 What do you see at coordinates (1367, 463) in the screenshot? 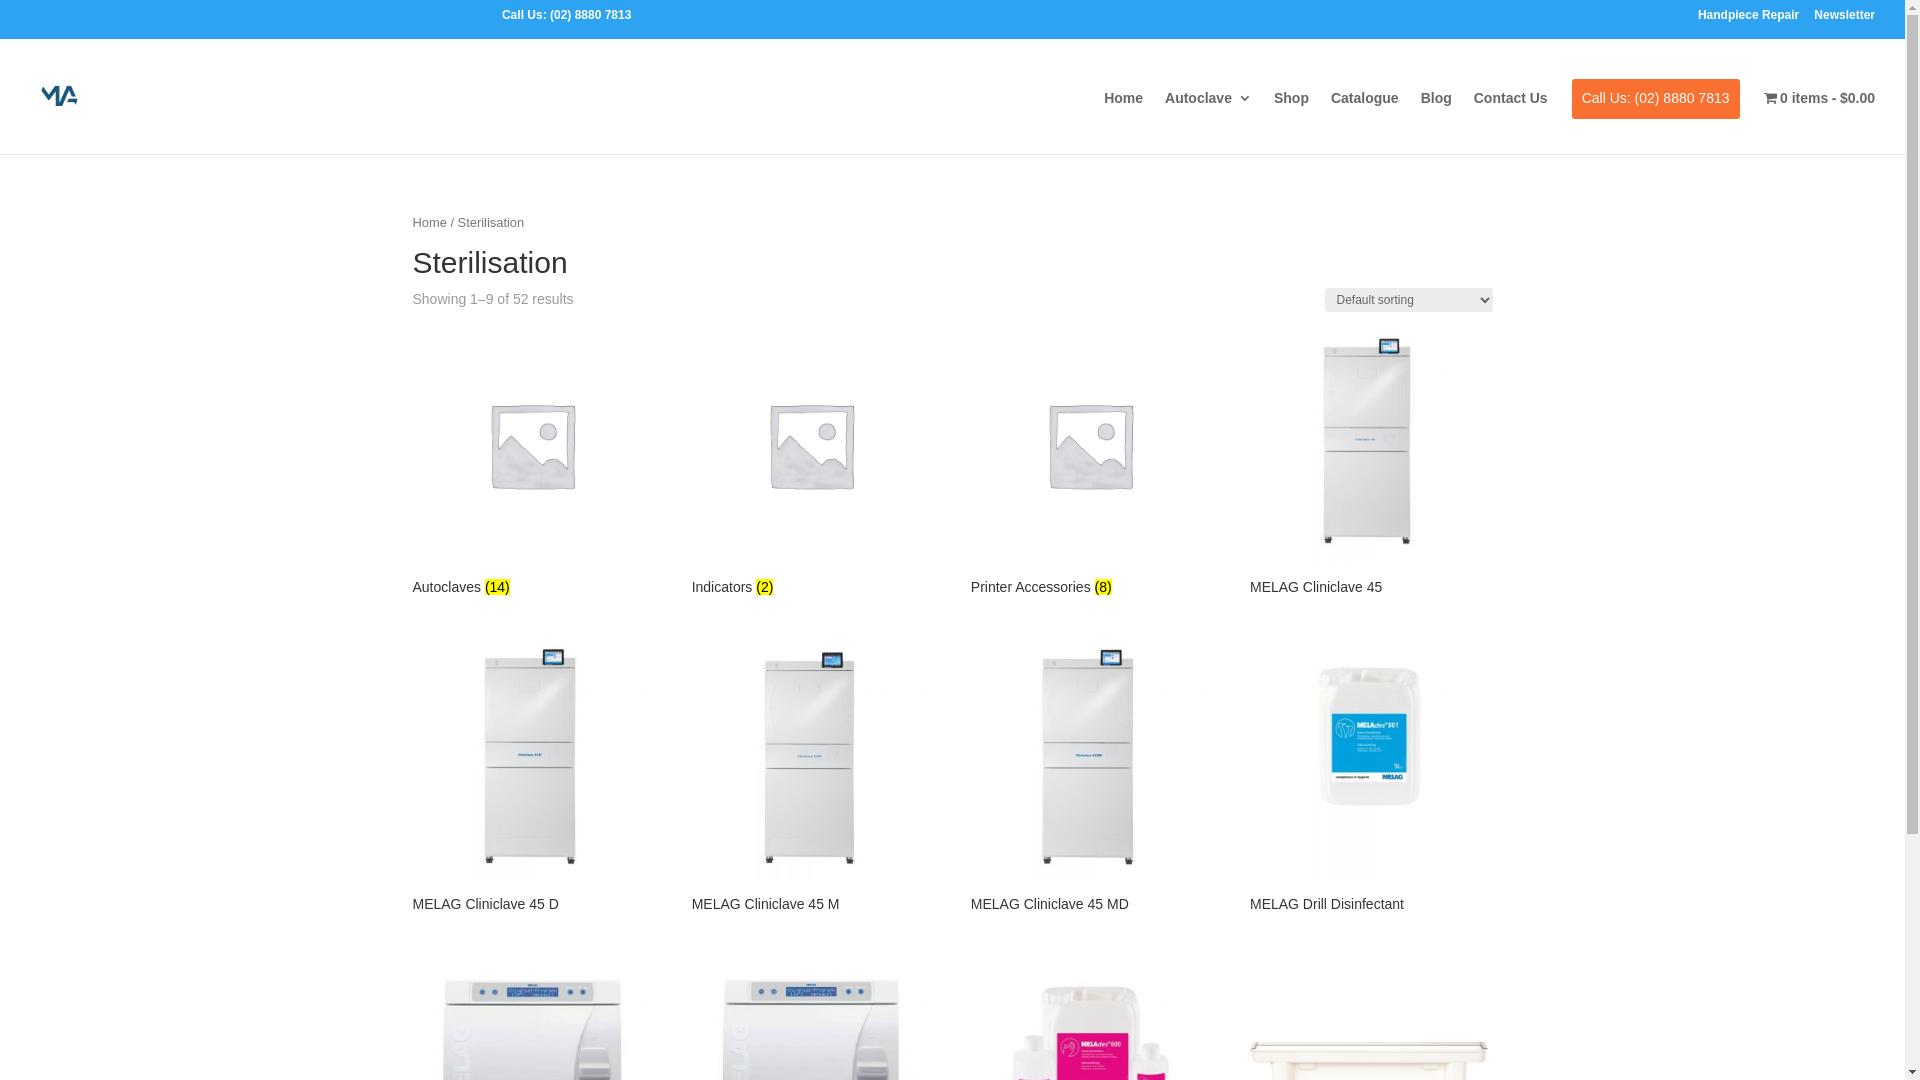
I see `'MELAG Cliniclave 45'` at bounding box center [1367, 463].